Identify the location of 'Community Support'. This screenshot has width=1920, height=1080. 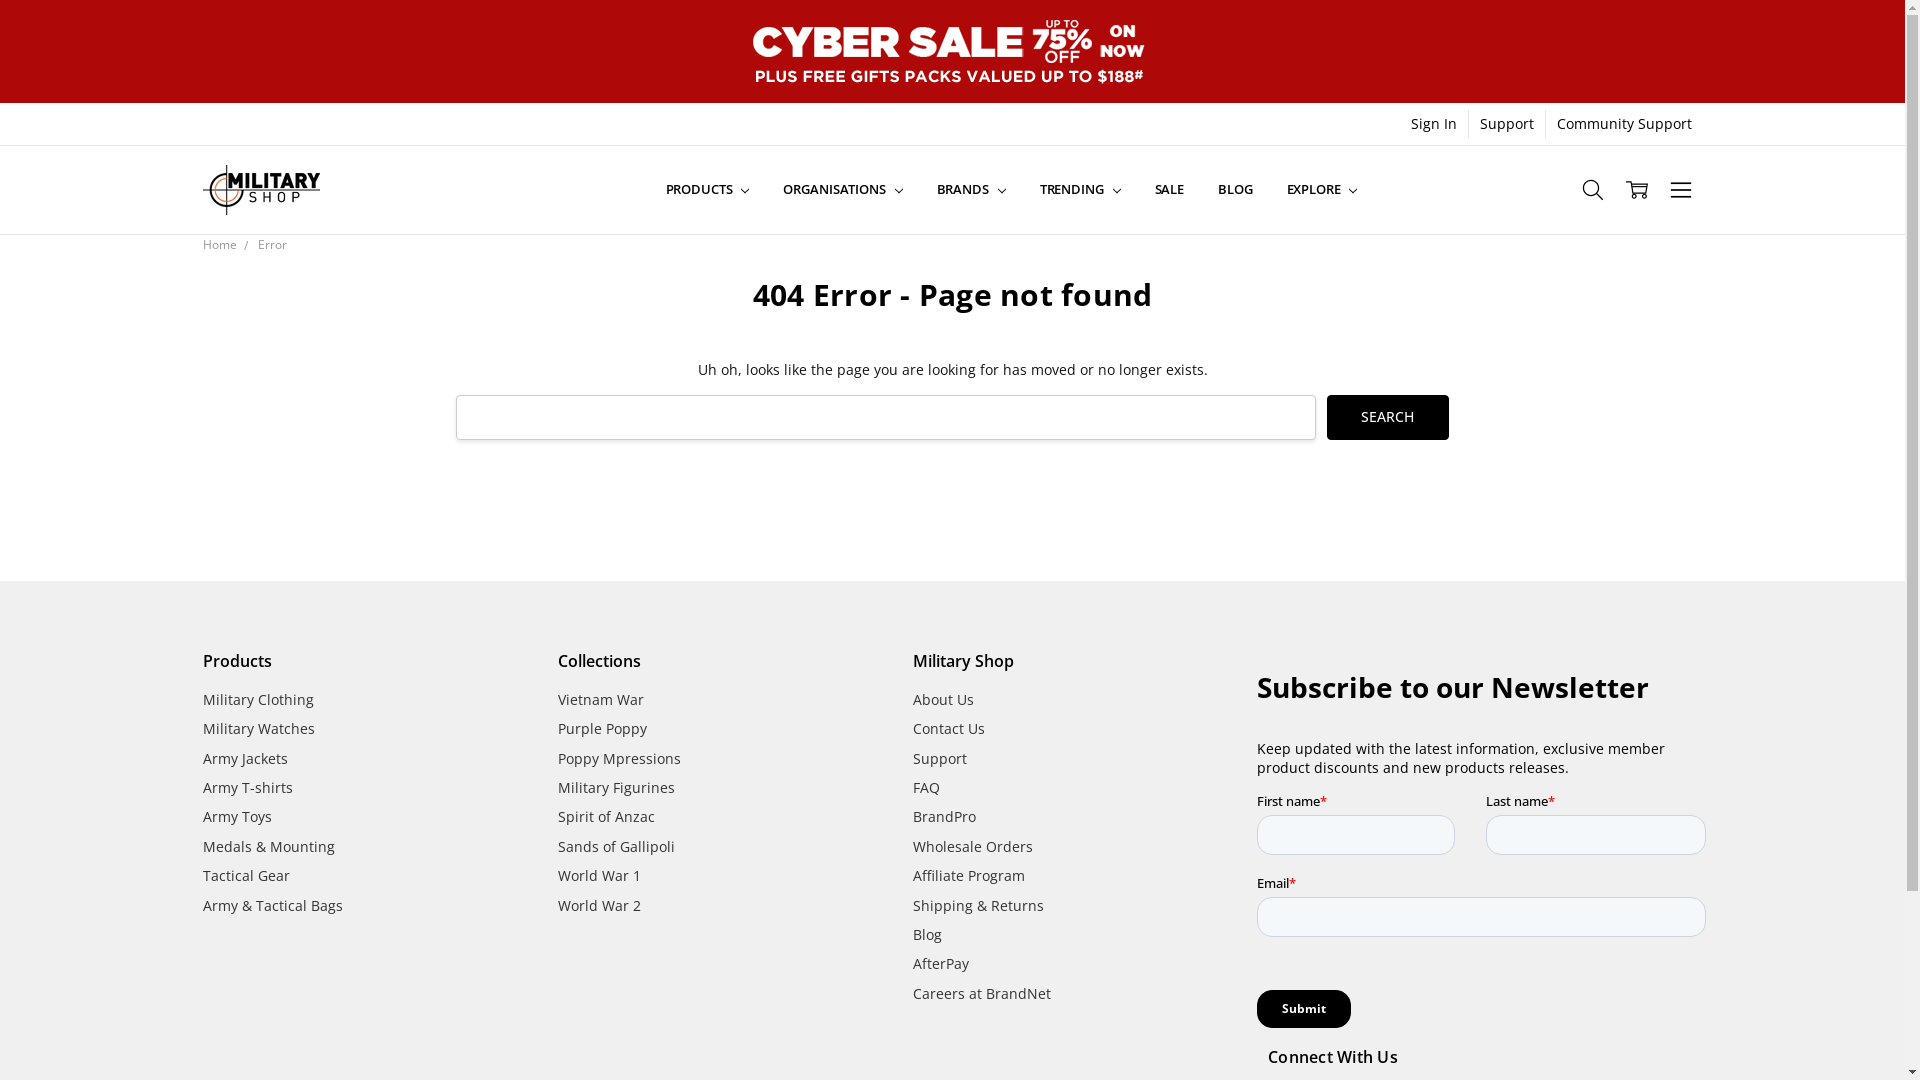
(1624, 123).